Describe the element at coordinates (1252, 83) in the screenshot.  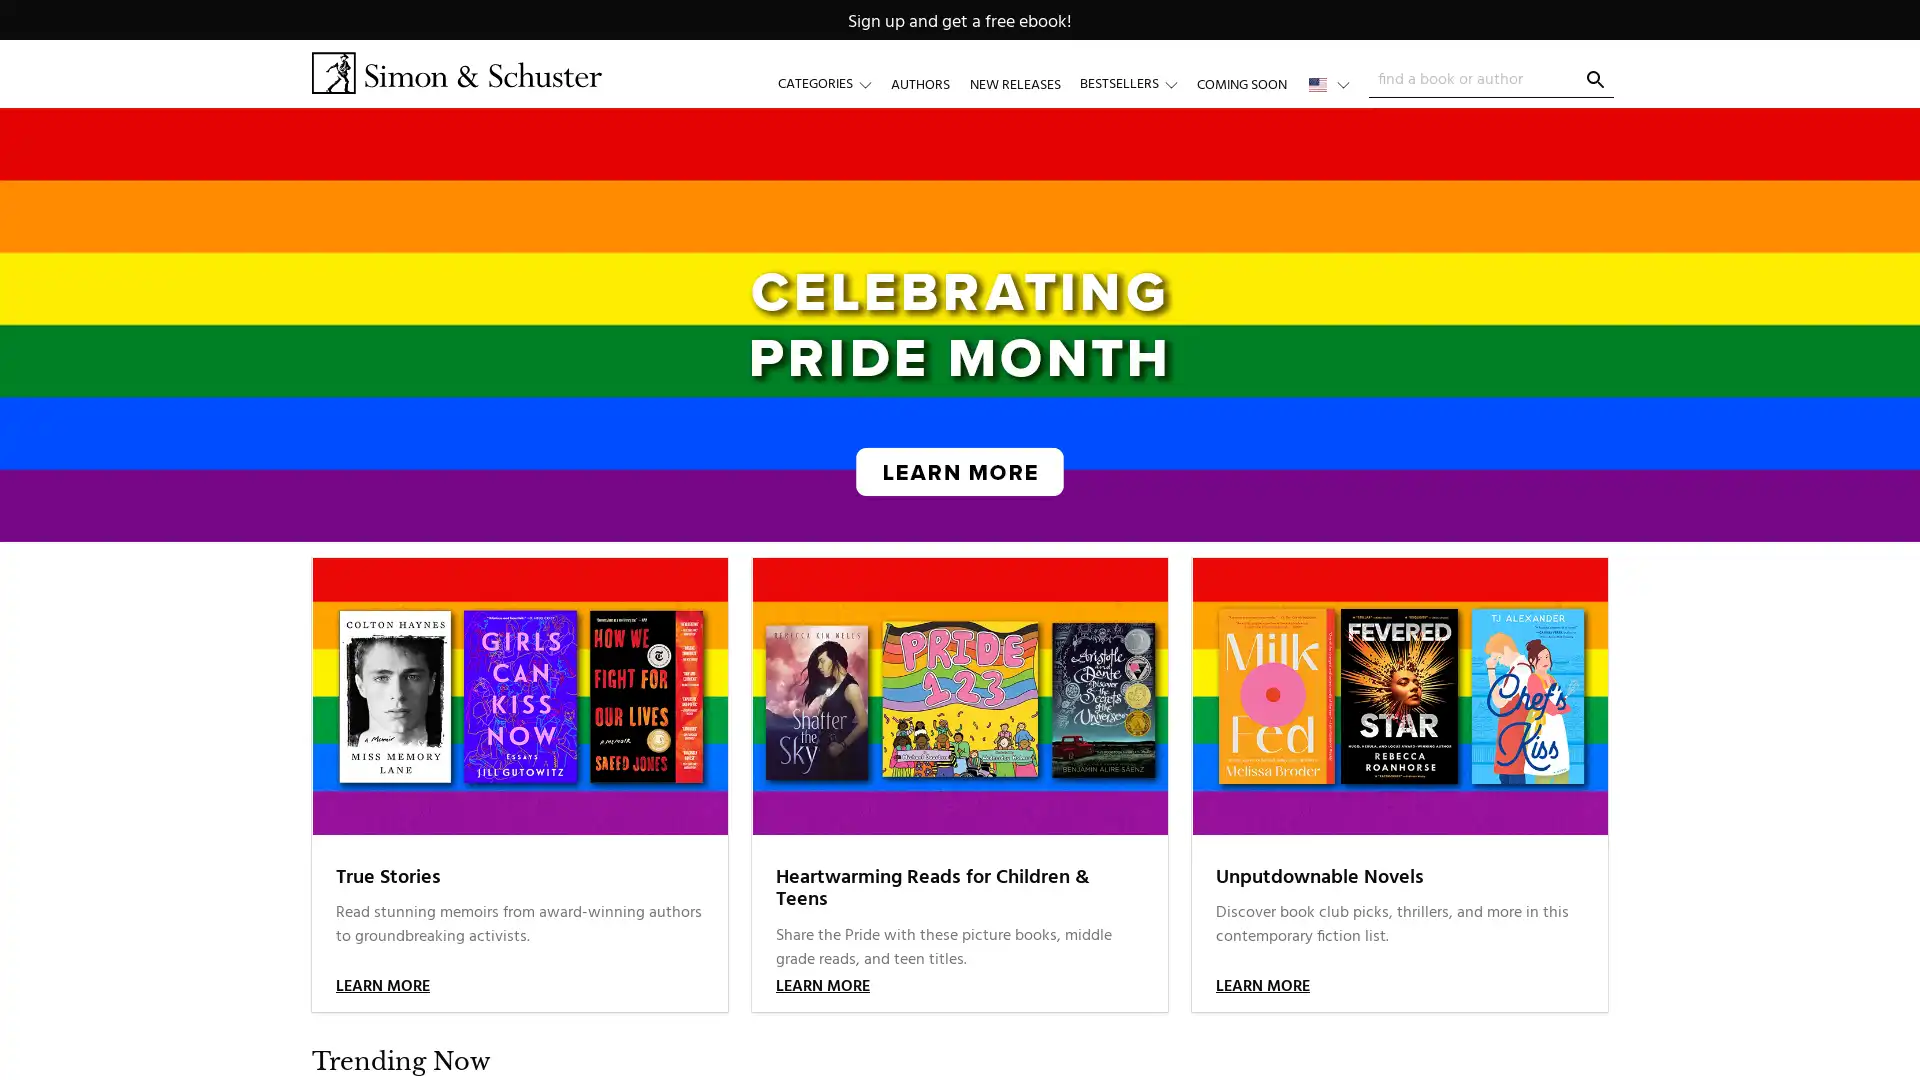
I see `WHAT'S HOT` at that location.